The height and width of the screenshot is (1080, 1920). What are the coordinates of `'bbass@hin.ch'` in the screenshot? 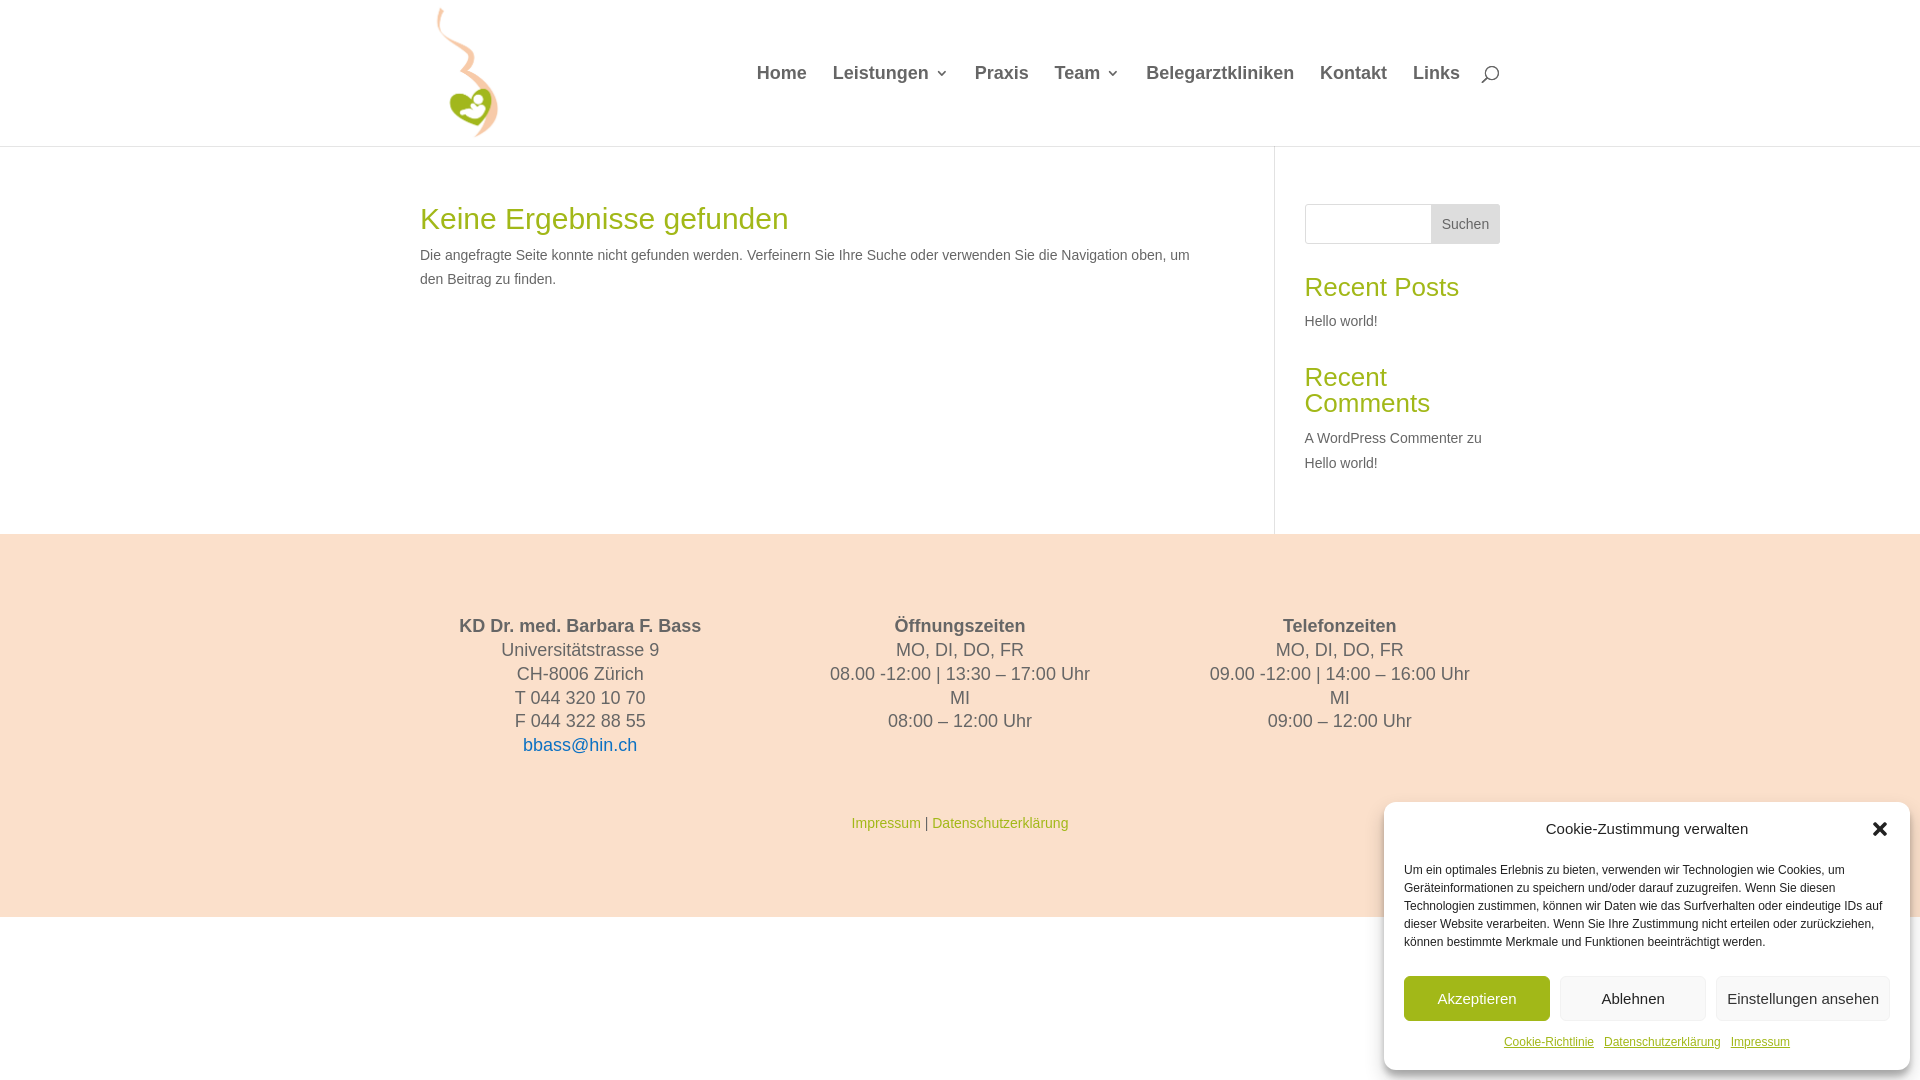 It's located at (579, 744).